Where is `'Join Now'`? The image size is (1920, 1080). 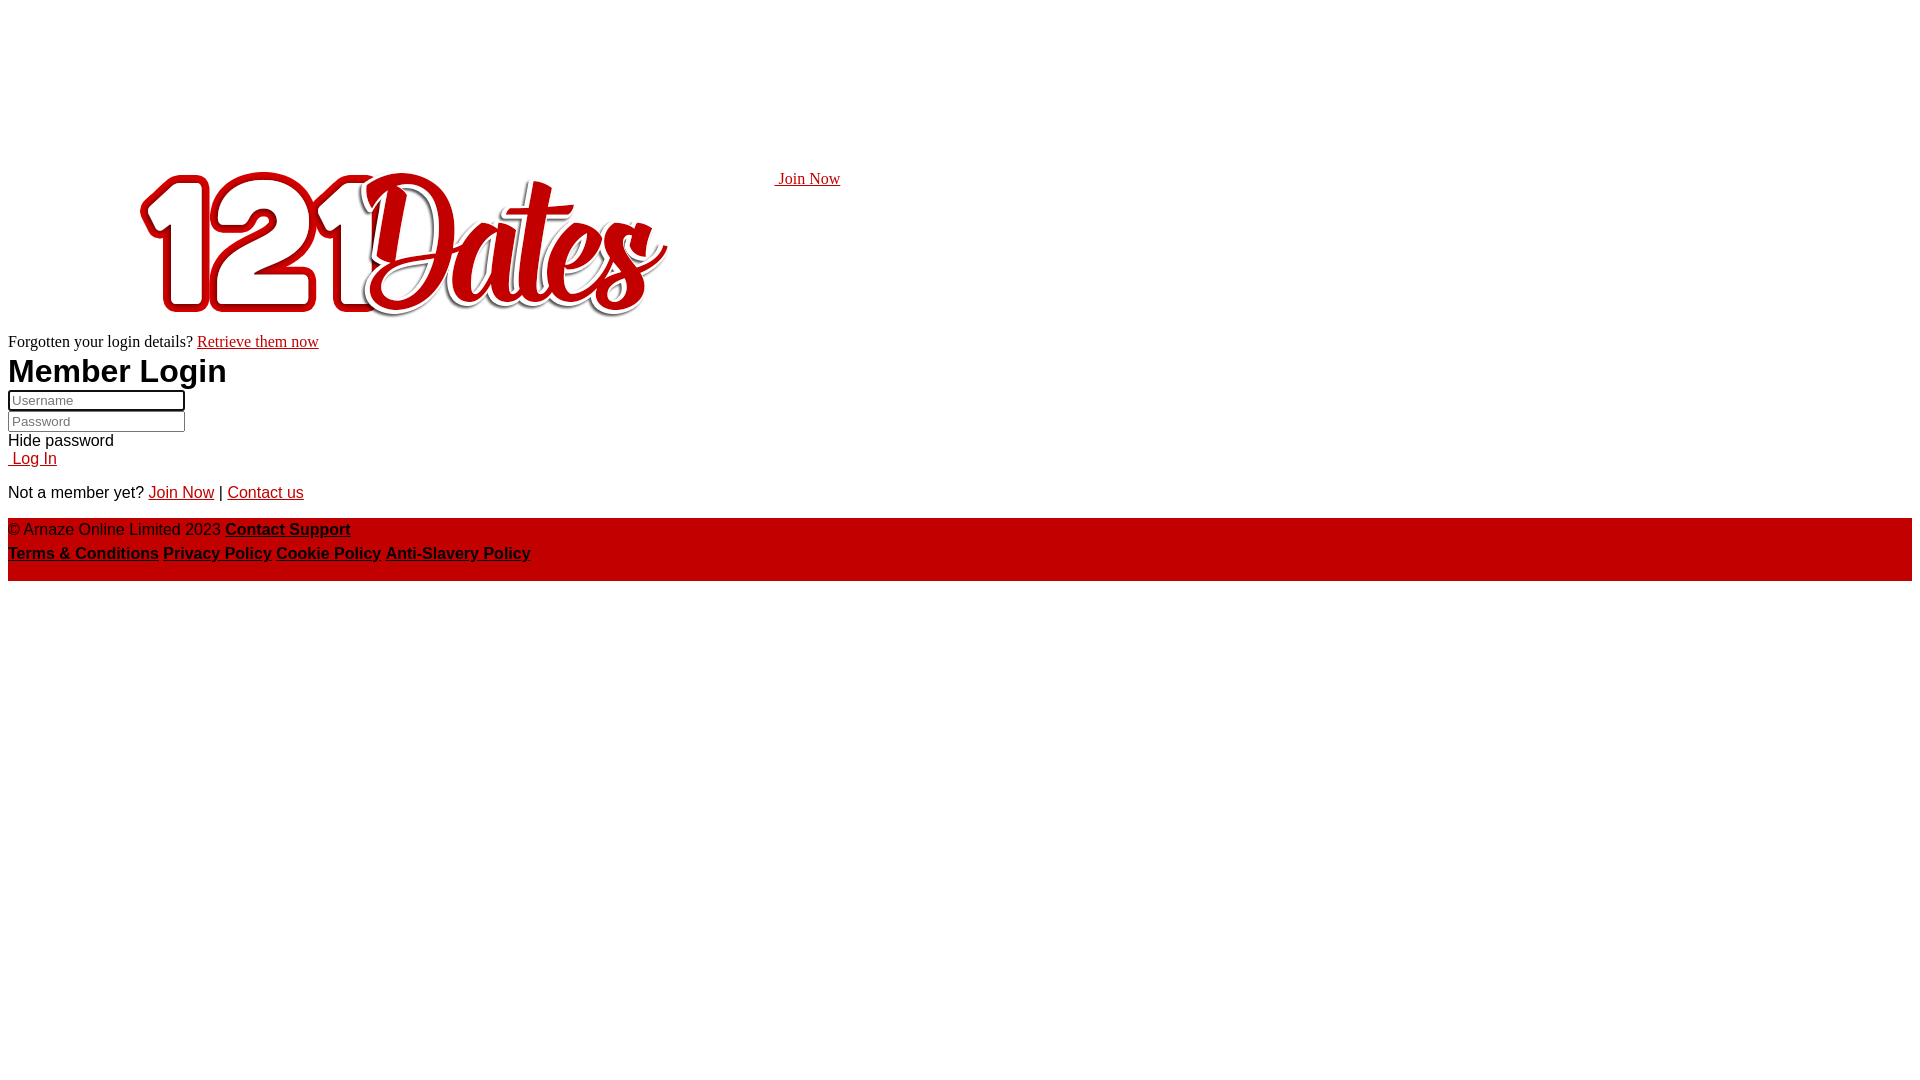
'Join Now' is located at coordinates (181, 492).